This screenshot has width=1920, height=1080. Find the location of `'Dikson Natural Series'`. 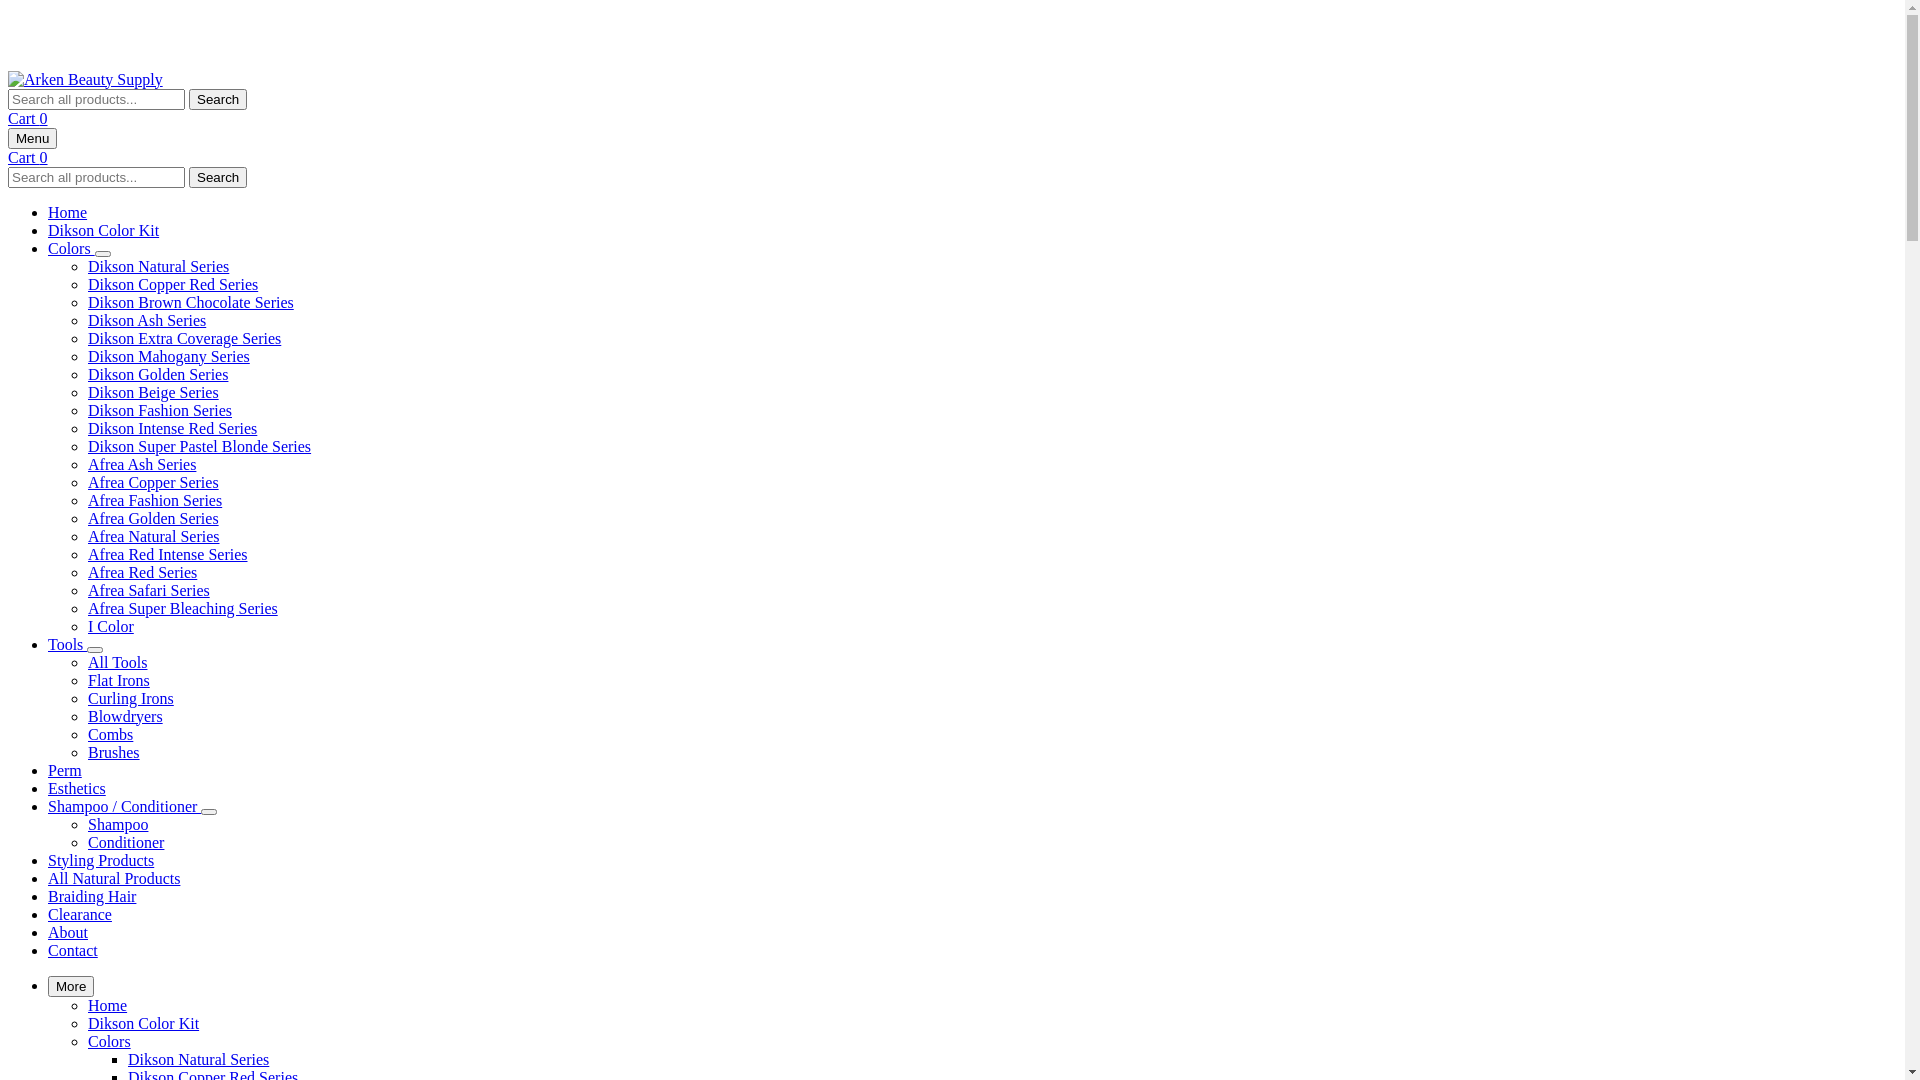

'Dikson Natural Series' is located at coordinates (198, 1057).